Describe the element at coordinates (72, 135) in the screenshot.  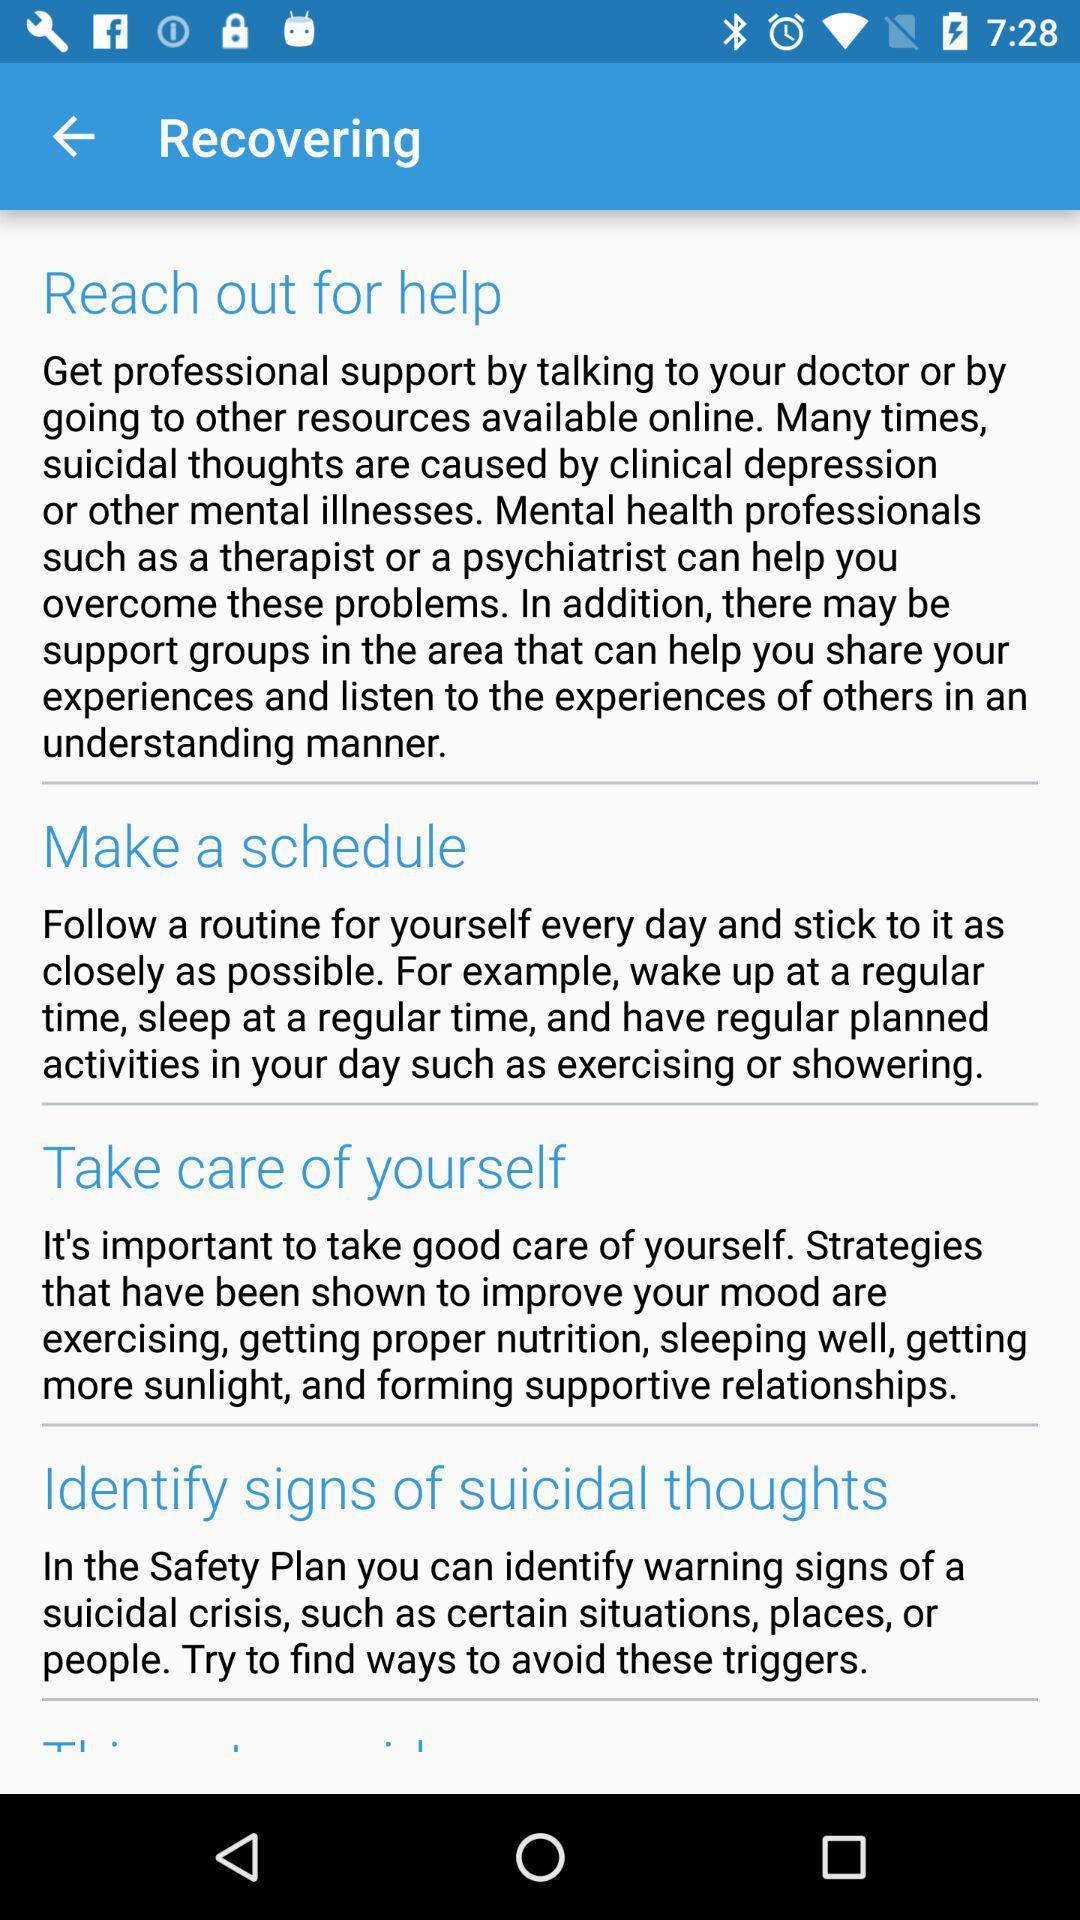
I see `the item above the reach out for icon` at that location.